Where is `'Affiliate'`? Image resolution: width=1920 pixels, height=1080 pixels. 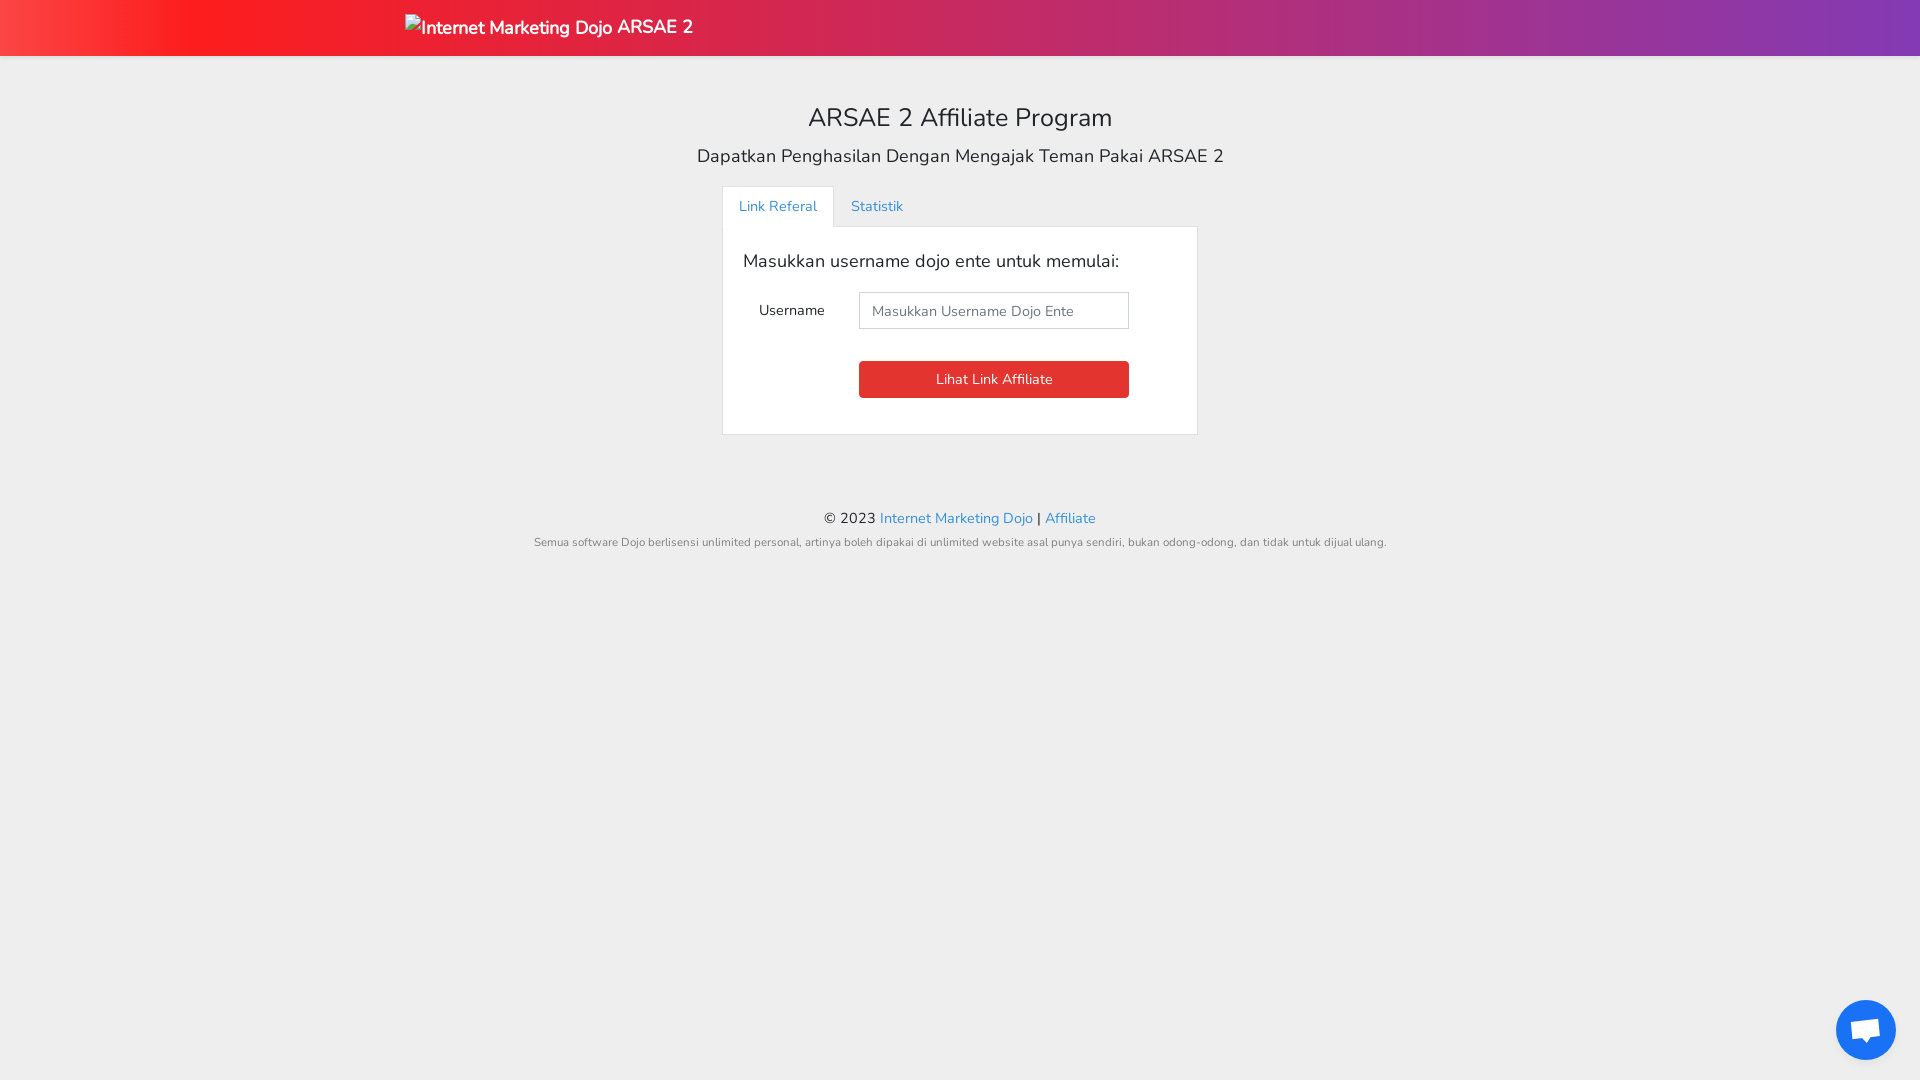
'Affiliate' is located at coordinates (1069, 516).